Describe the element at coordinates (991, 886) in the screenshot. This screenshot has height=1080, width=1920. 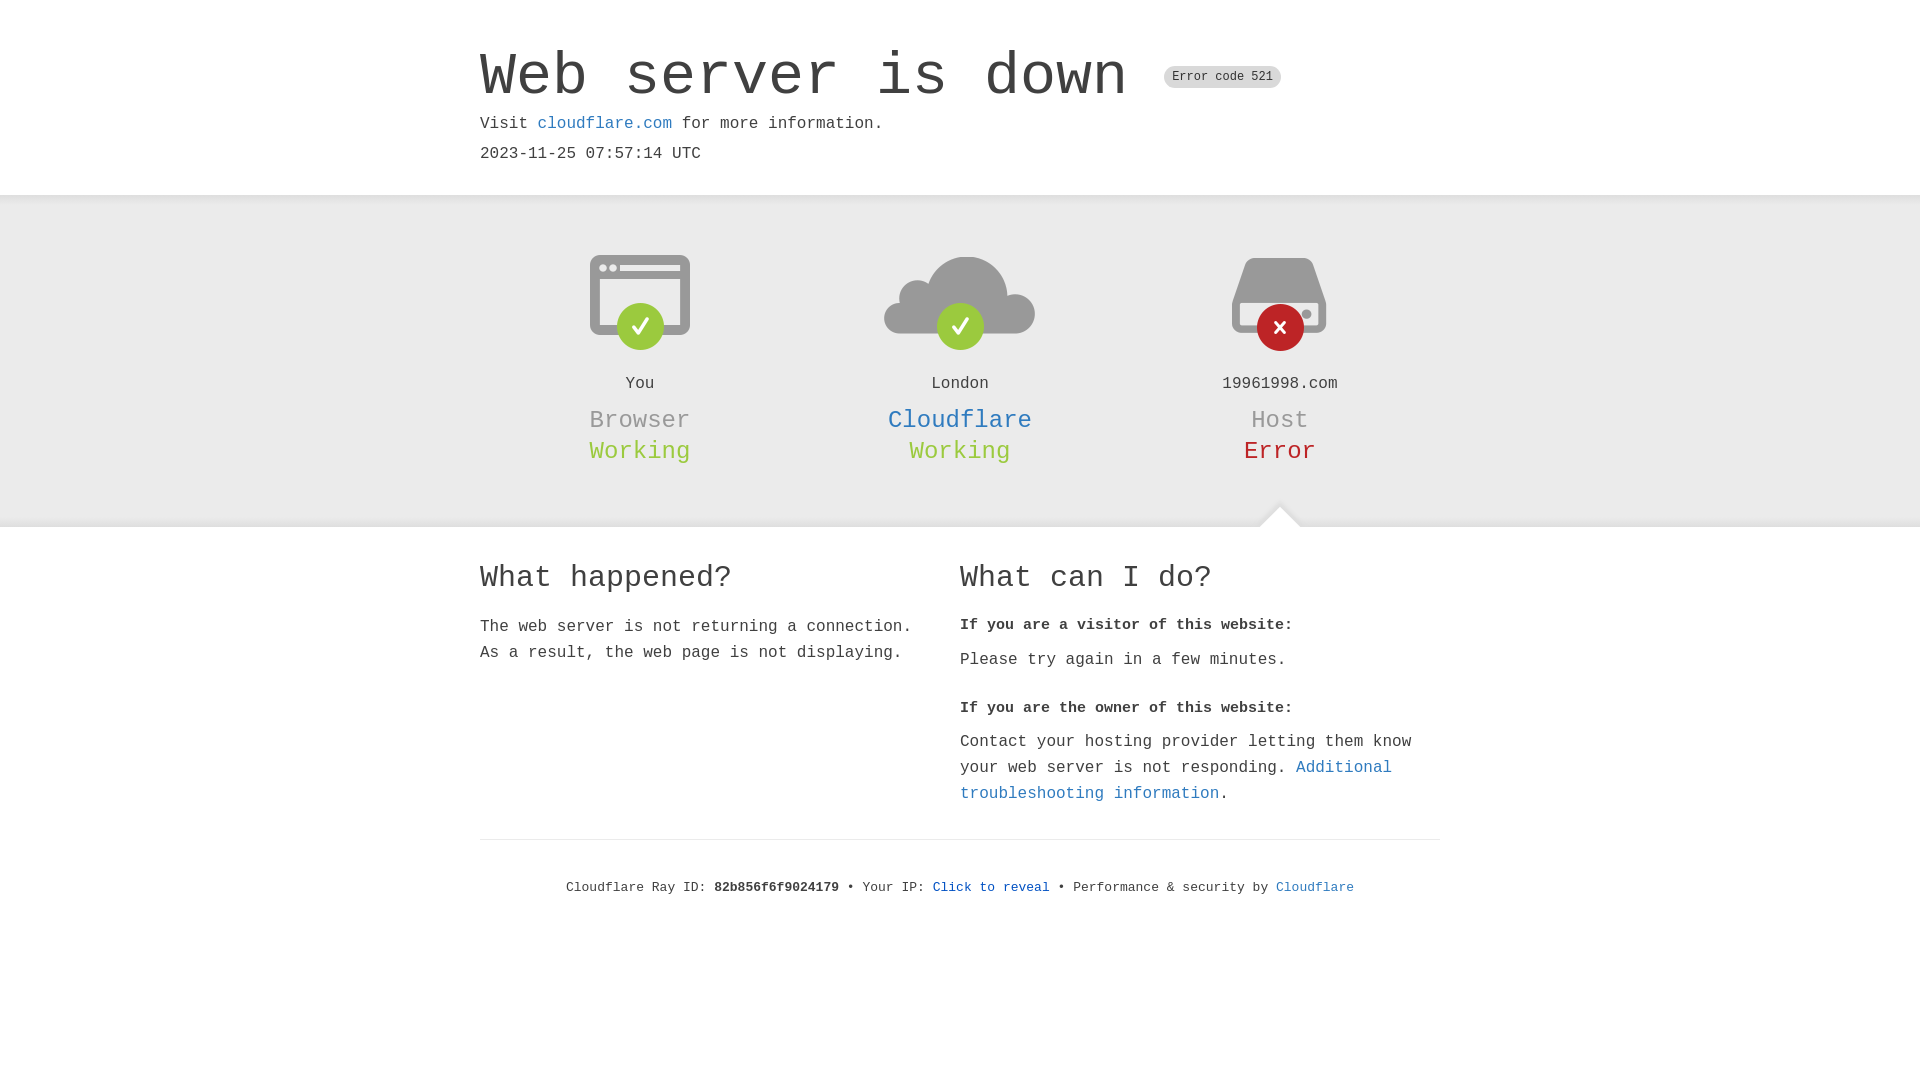
I see `'Click to reveal'` at that location.